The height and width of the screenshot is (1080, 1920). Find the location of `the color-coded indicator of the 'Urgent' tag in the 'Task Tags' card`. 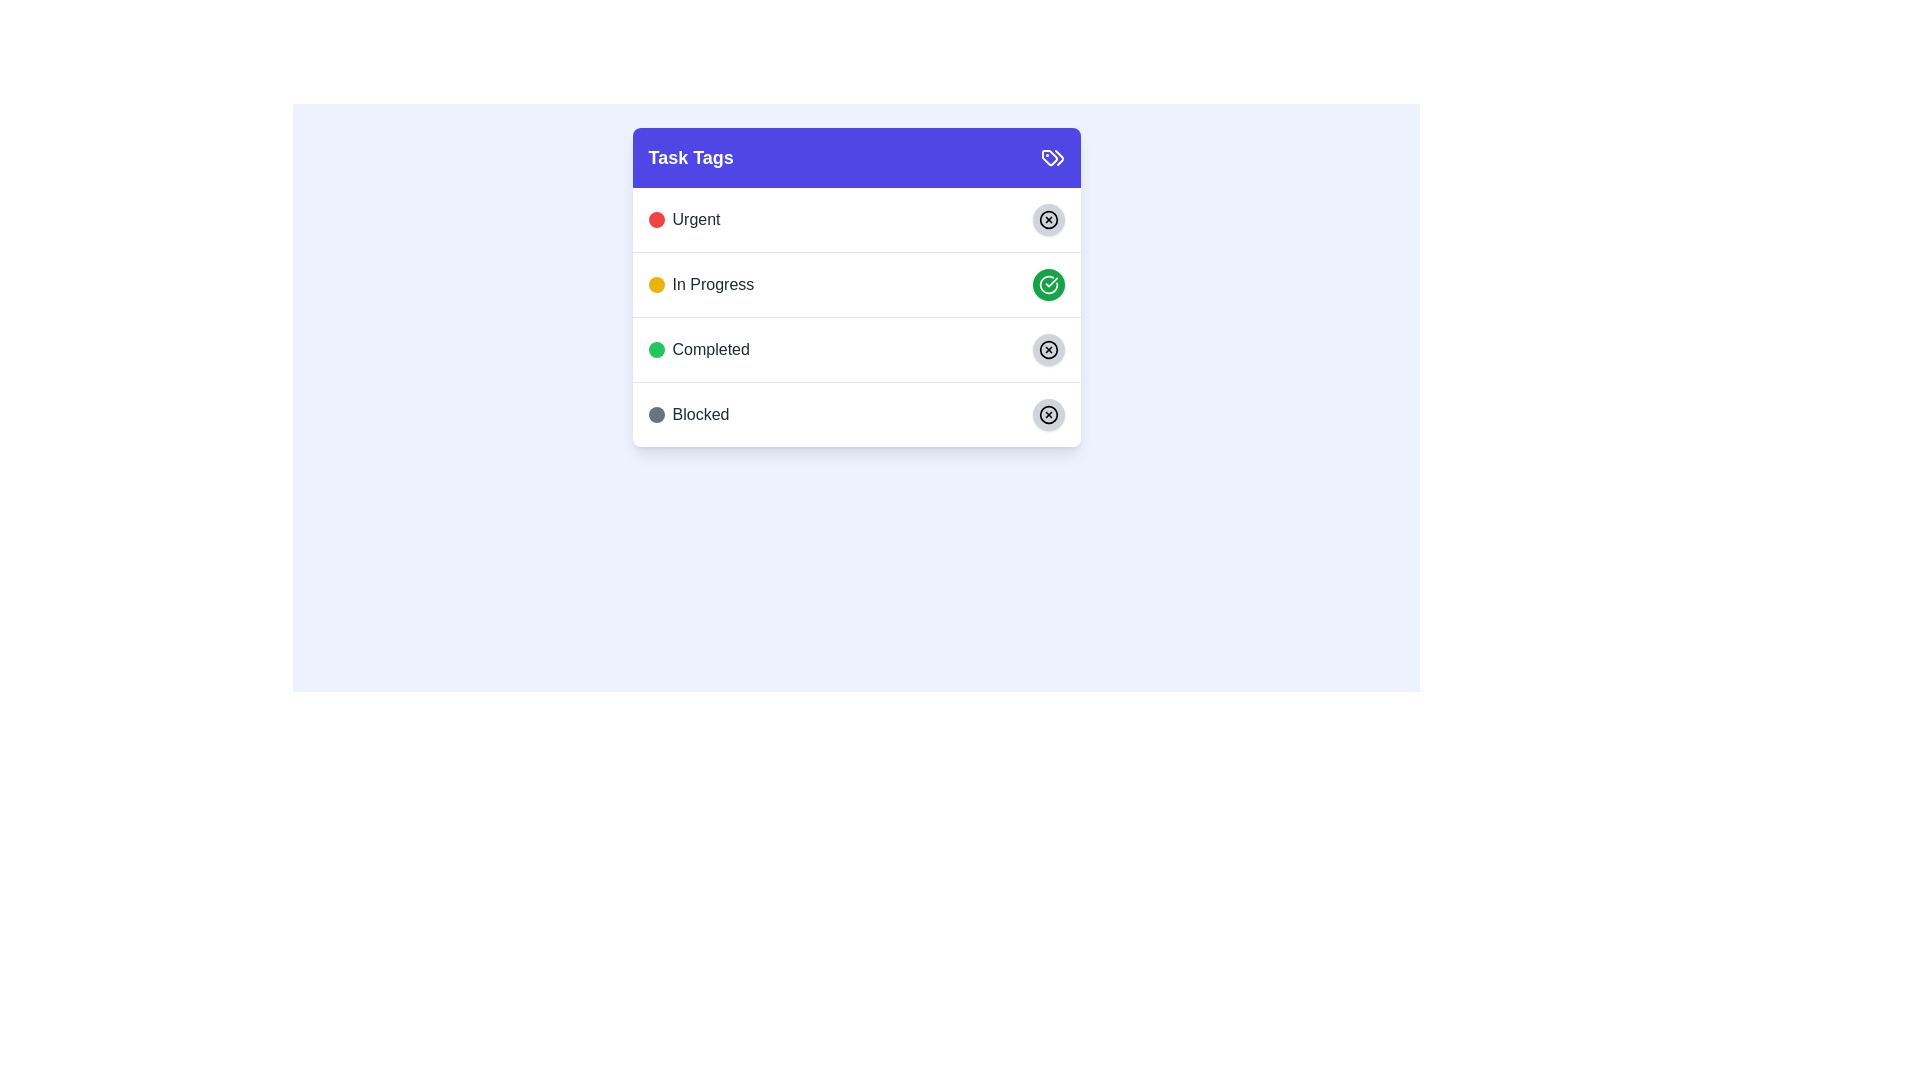

the color-coded indicator of the 'Urgent' tag in the 'Task Tags' card is located at coordinates (856, 316).